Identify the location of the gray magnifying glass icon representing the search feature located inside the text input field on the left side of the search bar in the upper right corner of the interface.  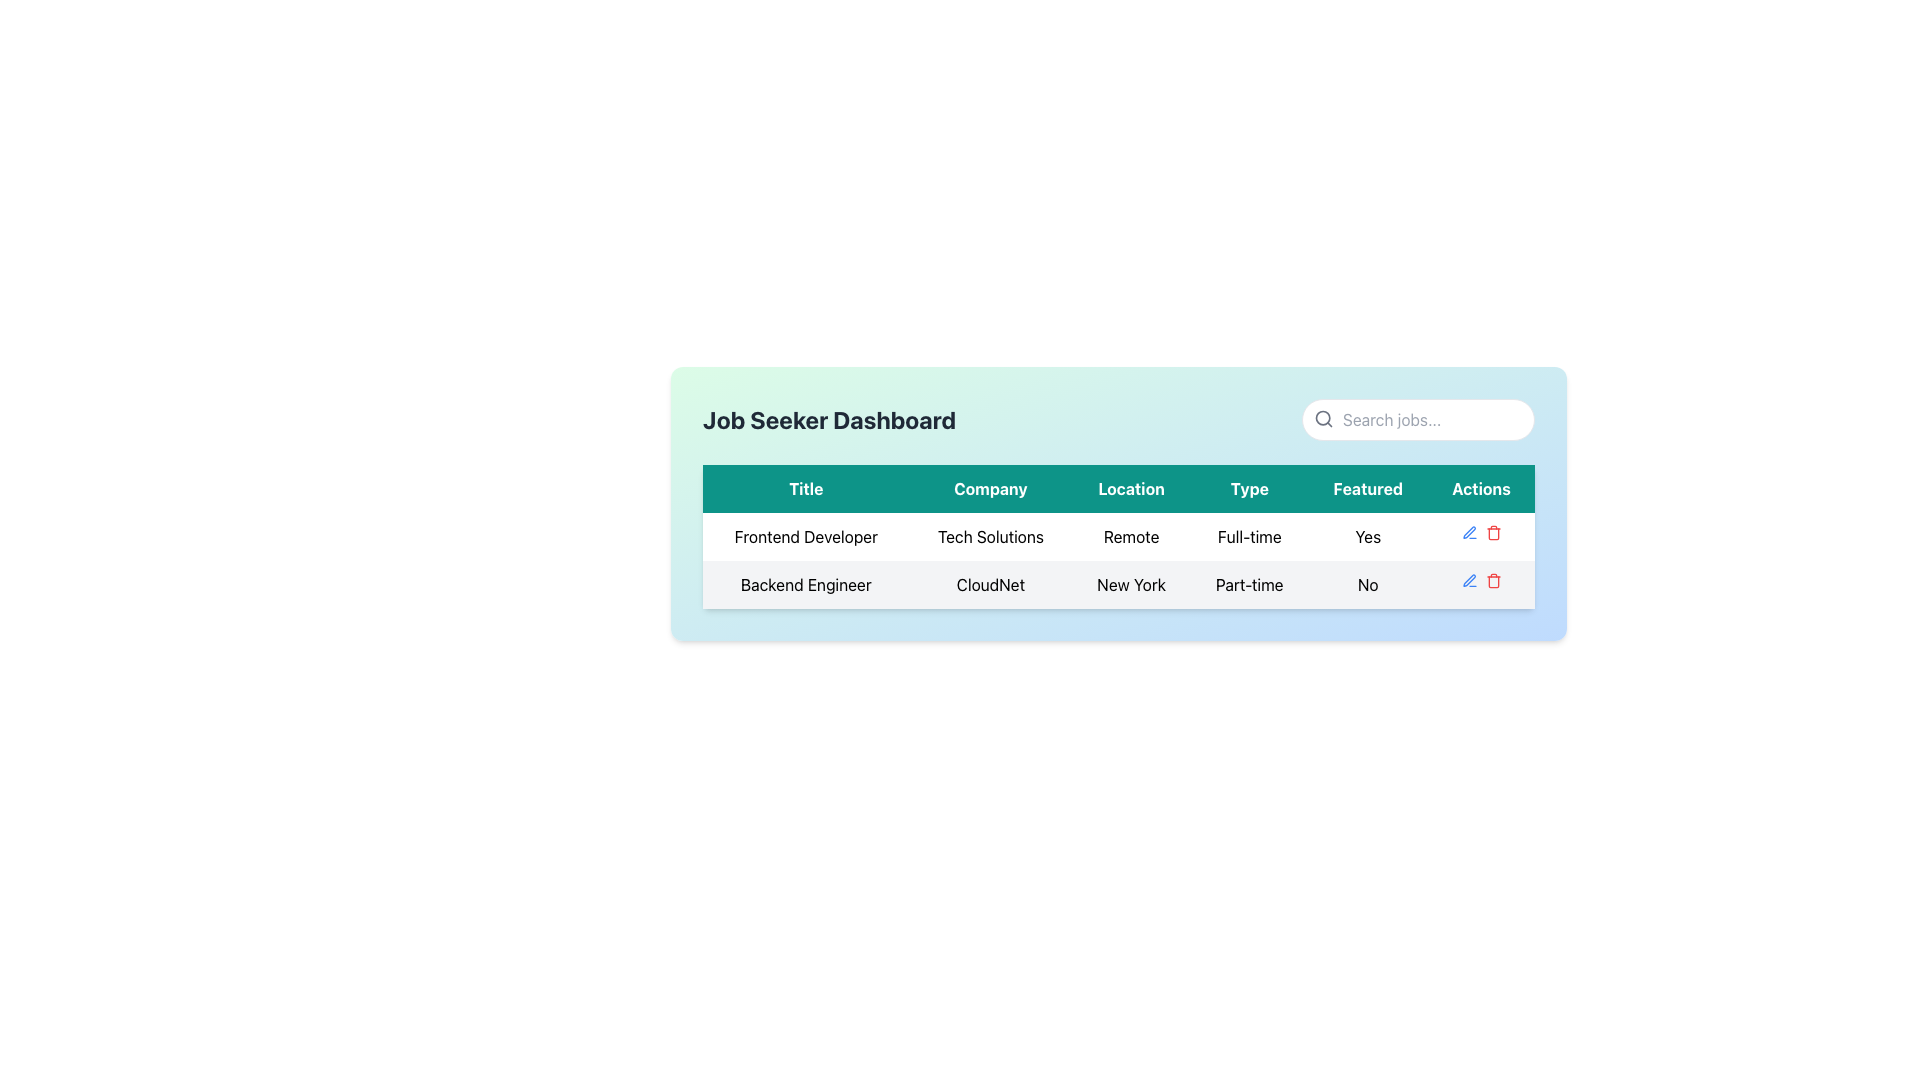
(1324, 418).